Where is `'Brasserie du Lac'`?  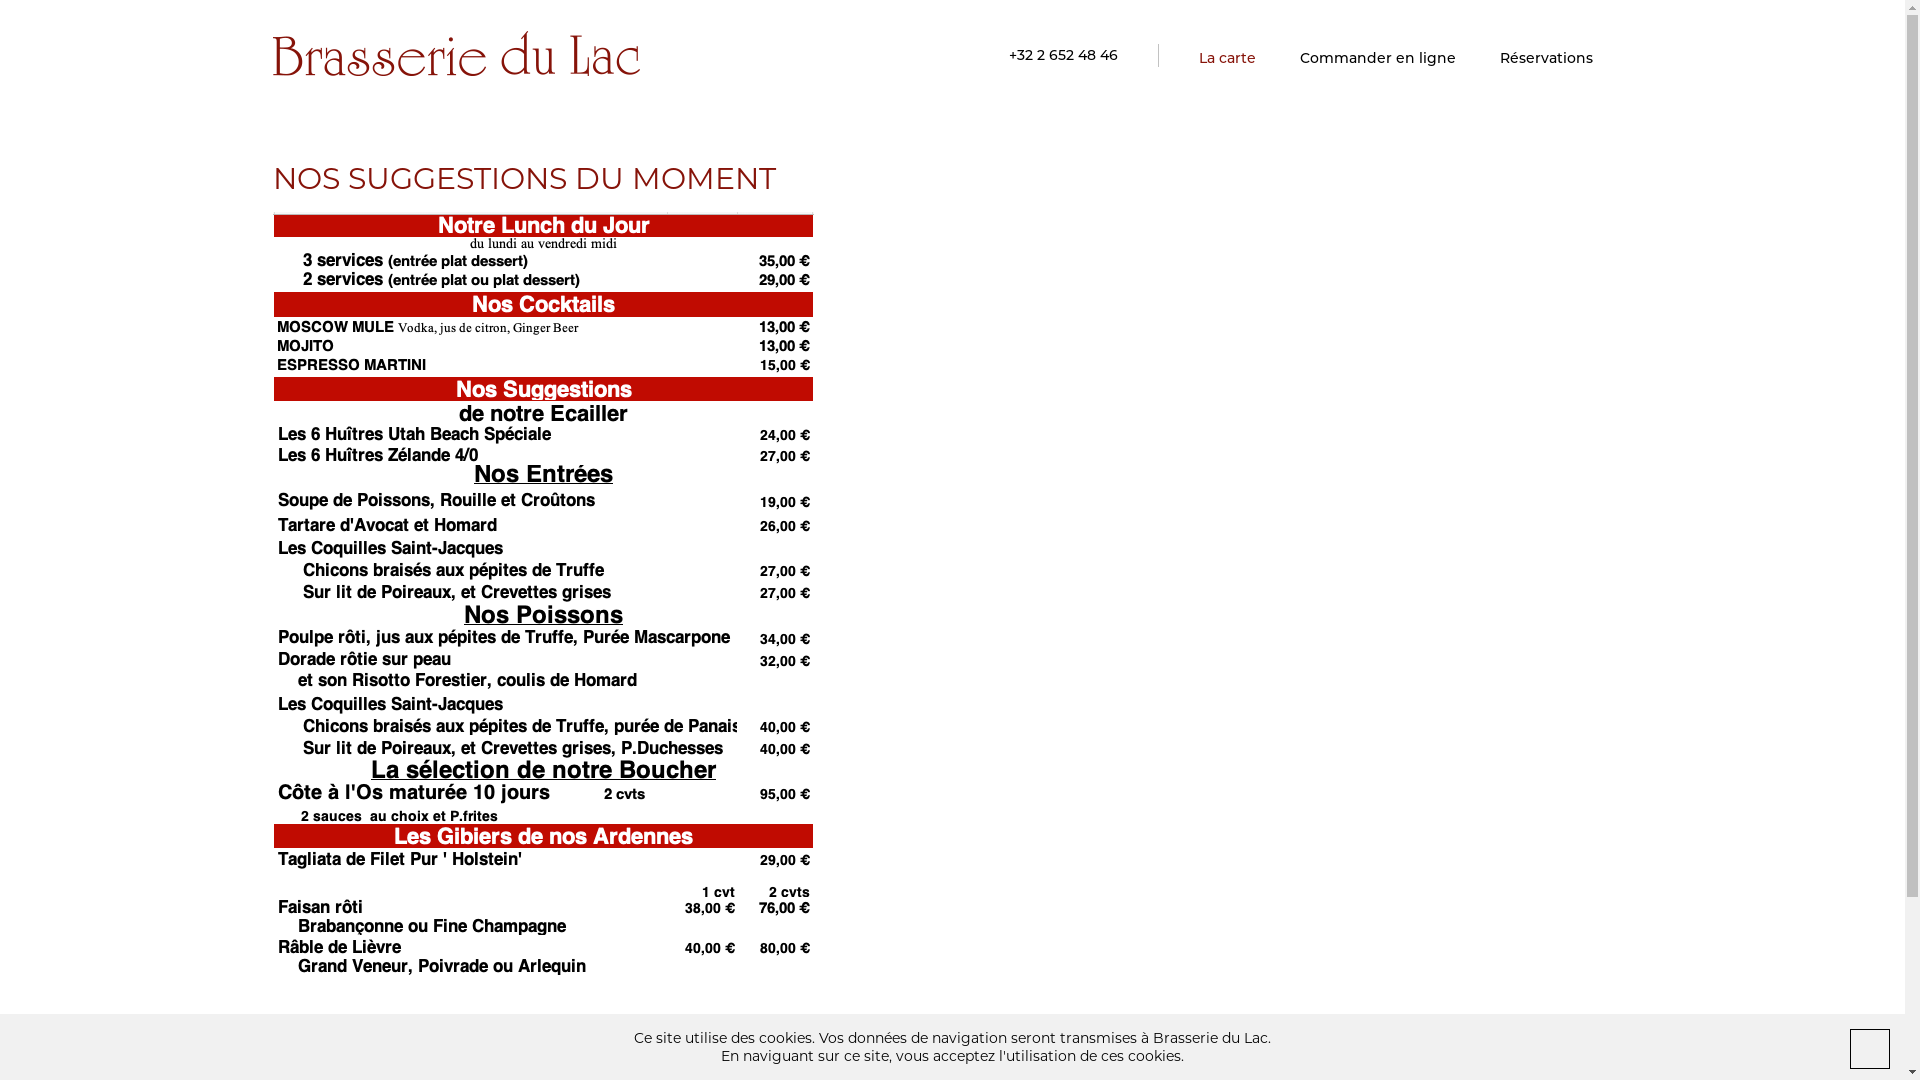 'Brasserie du Lac' is located at coordinates (454, 51).